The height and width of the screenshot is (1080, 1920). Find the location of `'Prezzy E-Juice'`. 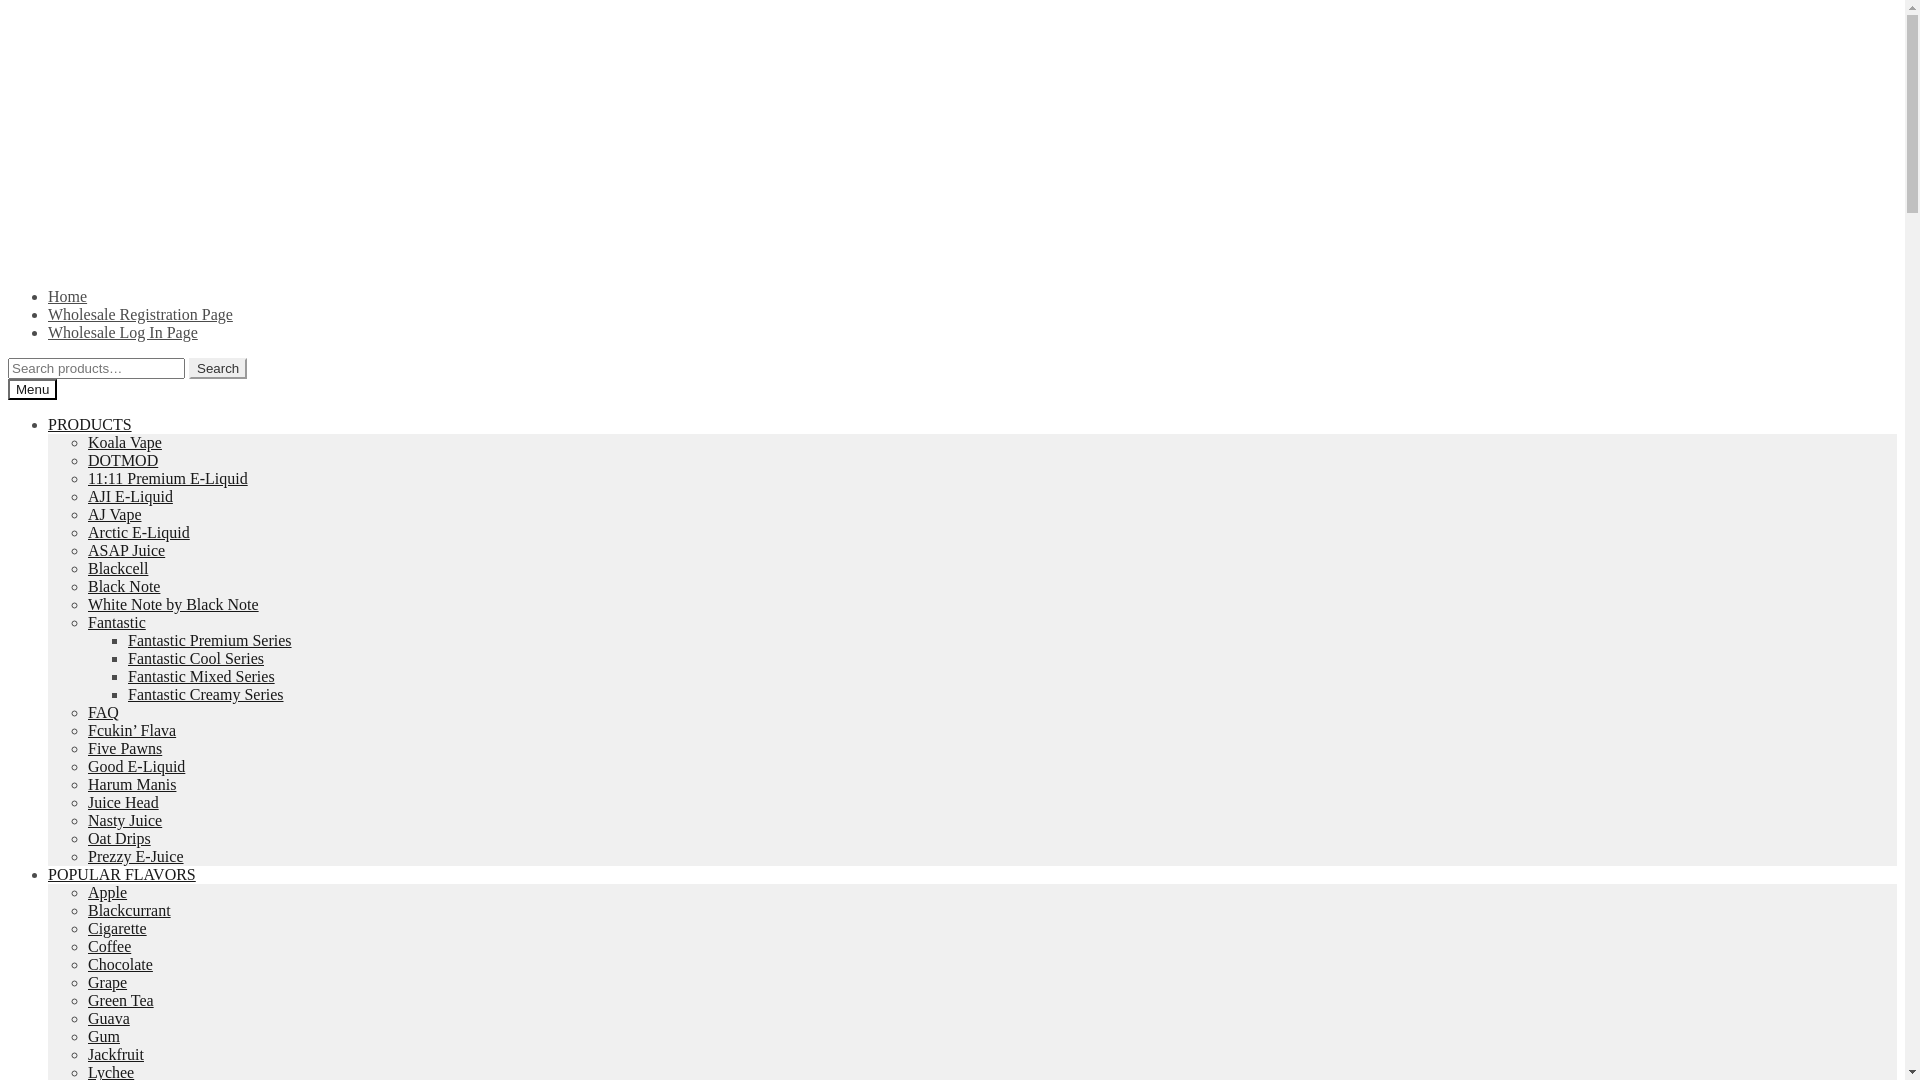

'Prezzy E-Juice' is located at coordinates (86, 855).